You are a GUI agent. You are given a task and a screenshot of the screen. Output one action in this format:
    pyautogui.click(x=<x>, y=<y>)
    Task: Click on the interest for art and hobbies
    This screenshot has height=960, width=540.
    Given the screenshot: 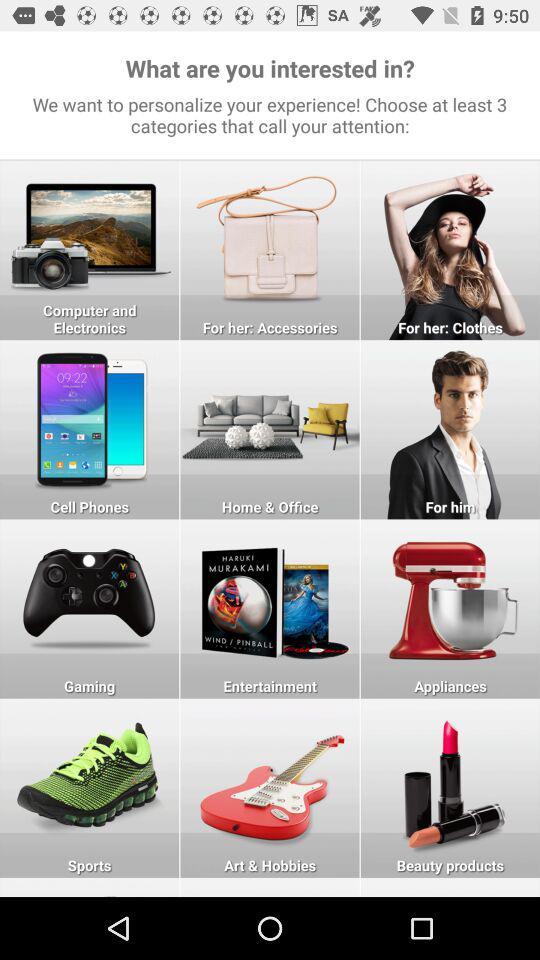 What is the action you would take?
    pyautogui.click(x=270, y=788)
    